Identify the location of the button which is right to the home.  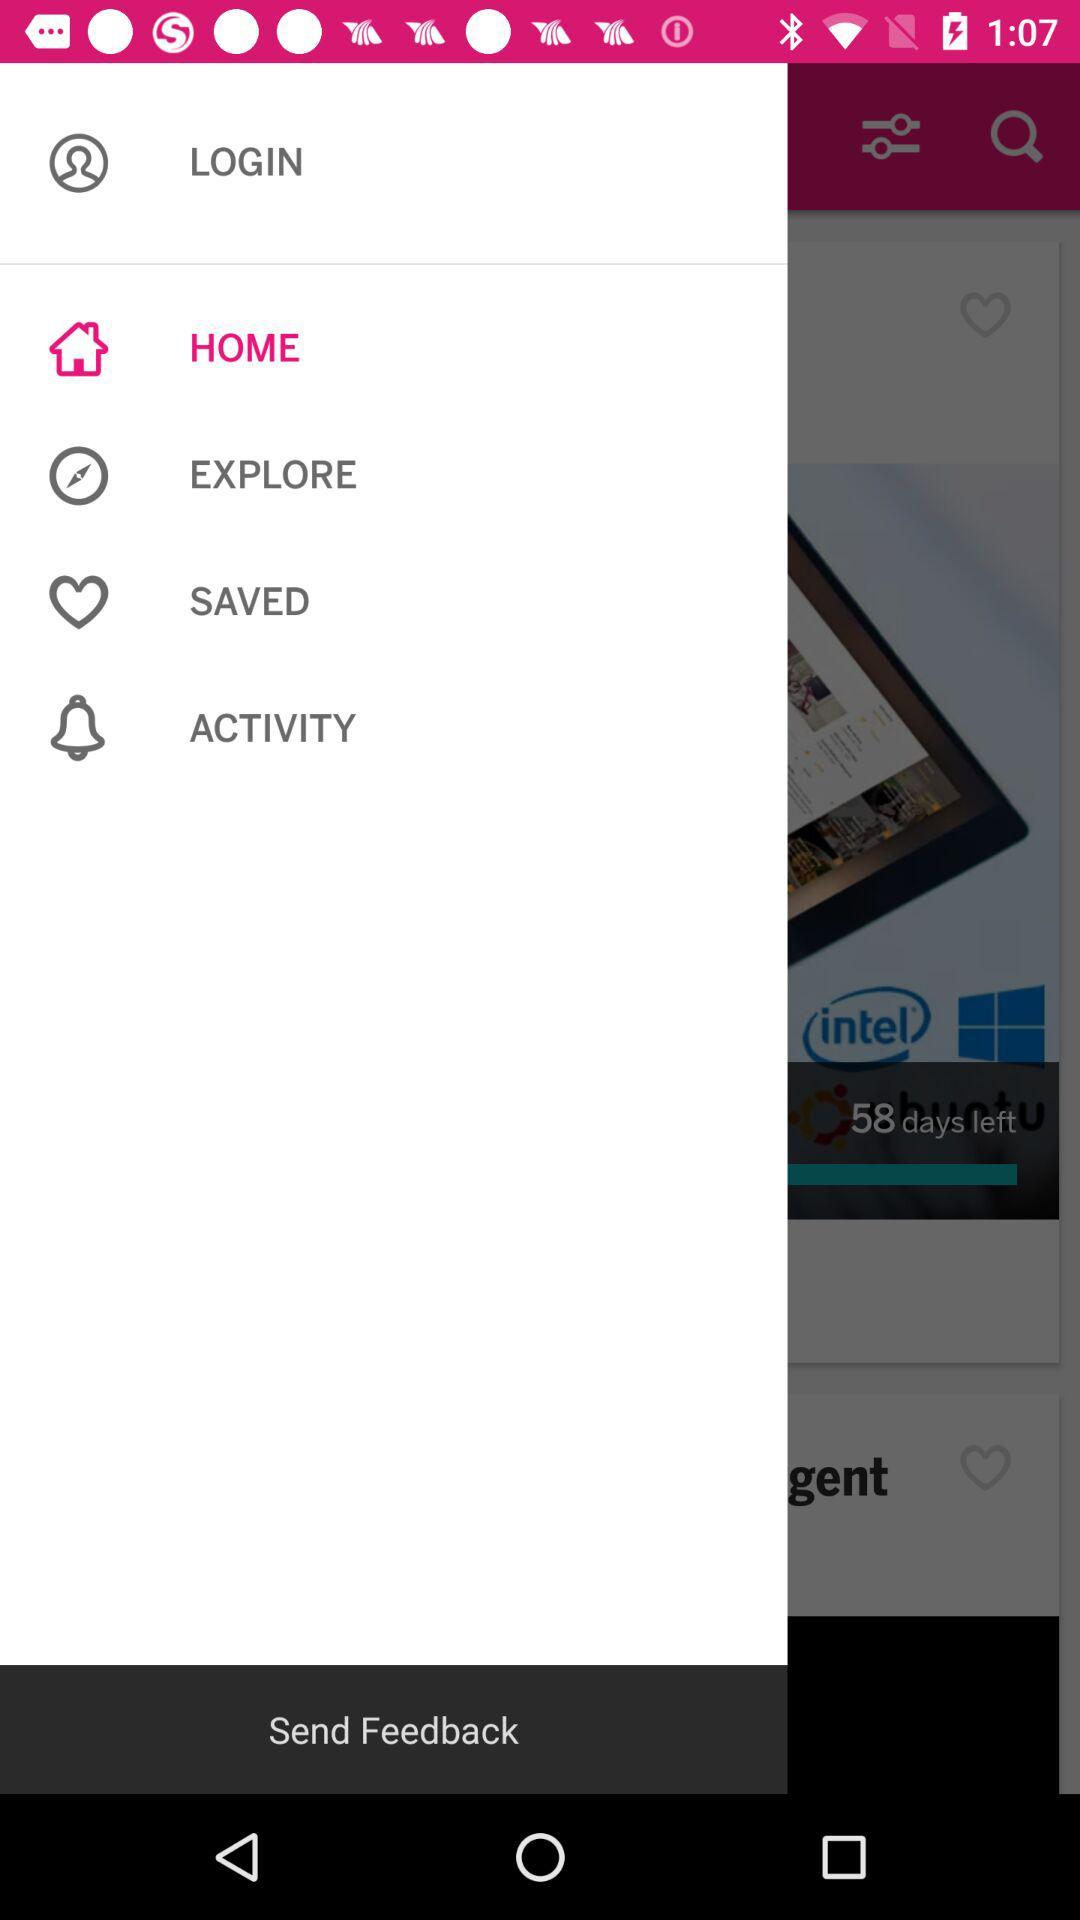
(995, 314).